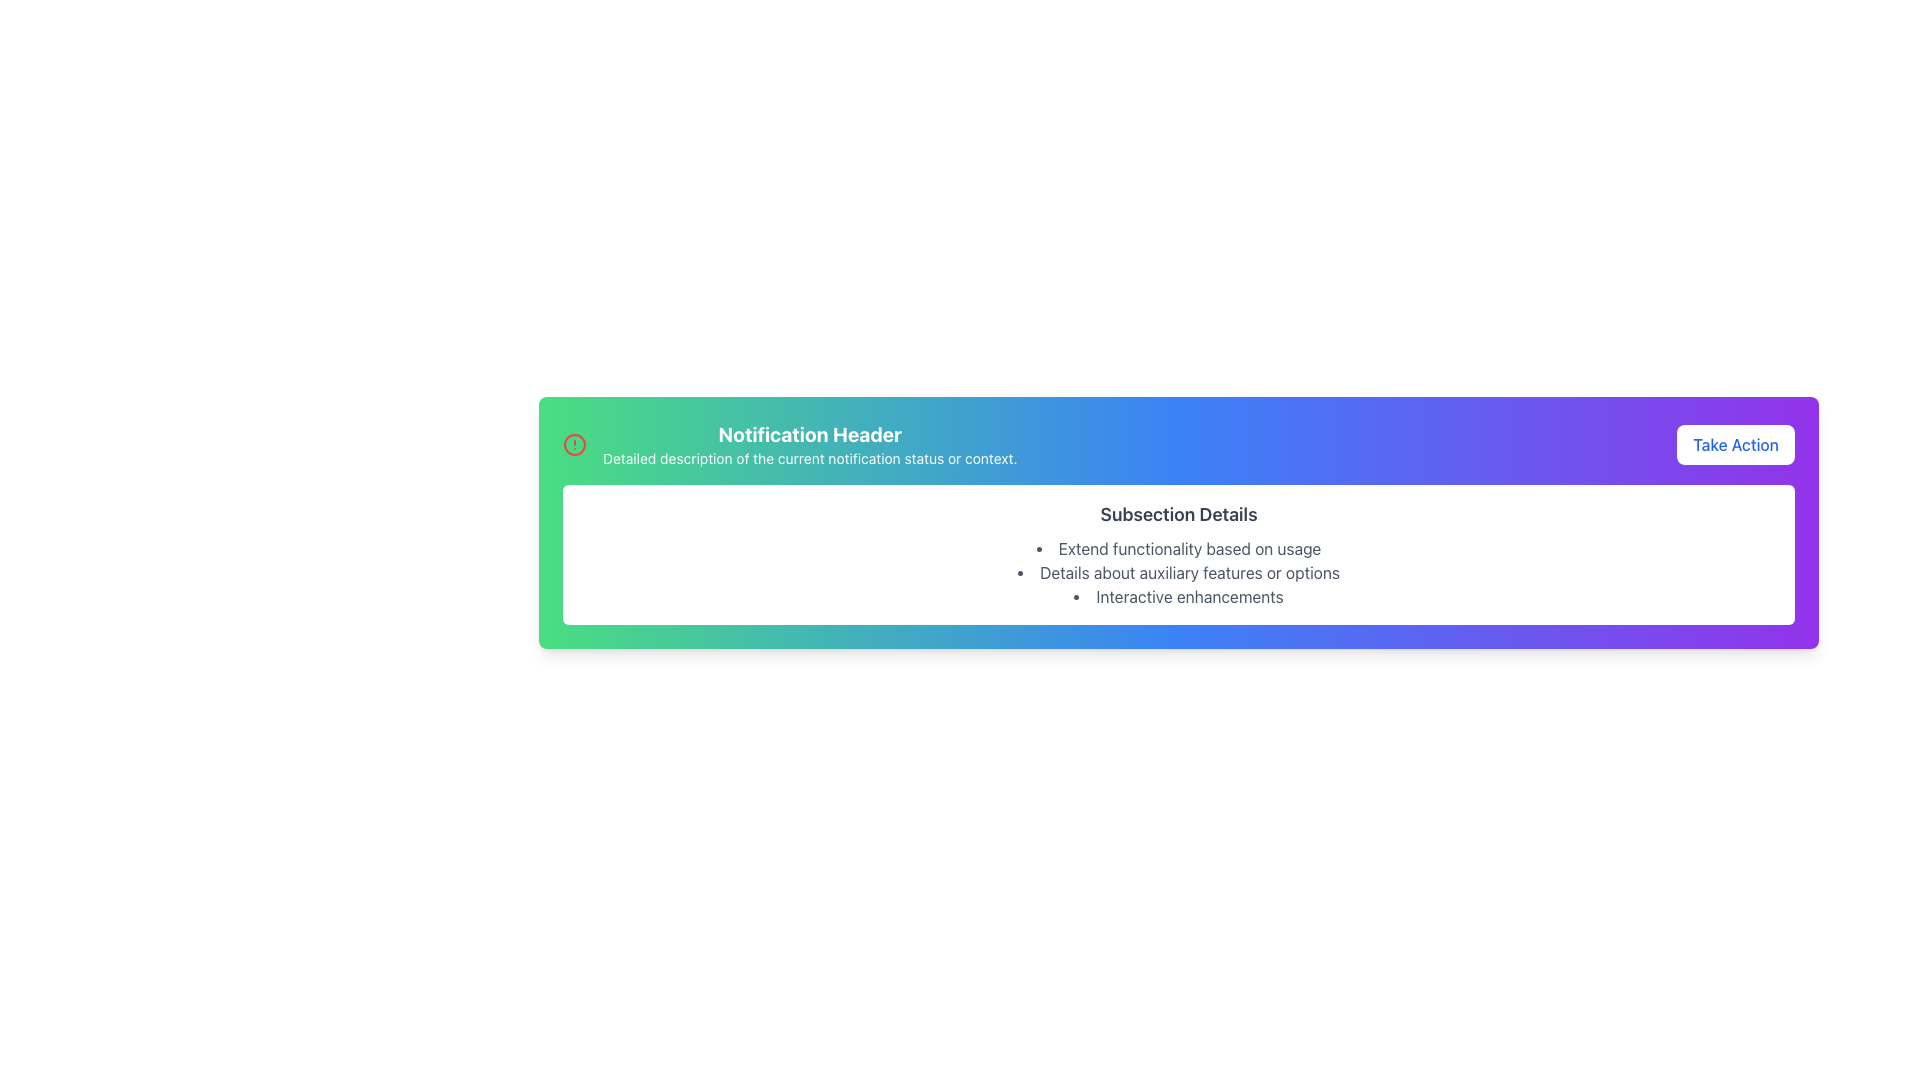  Describe the element at coordinates (810, 459) in the screenshot. I see `the text that provides detailed information regarding the notification status, located directly beneath the 'Notification Header'` at that location.